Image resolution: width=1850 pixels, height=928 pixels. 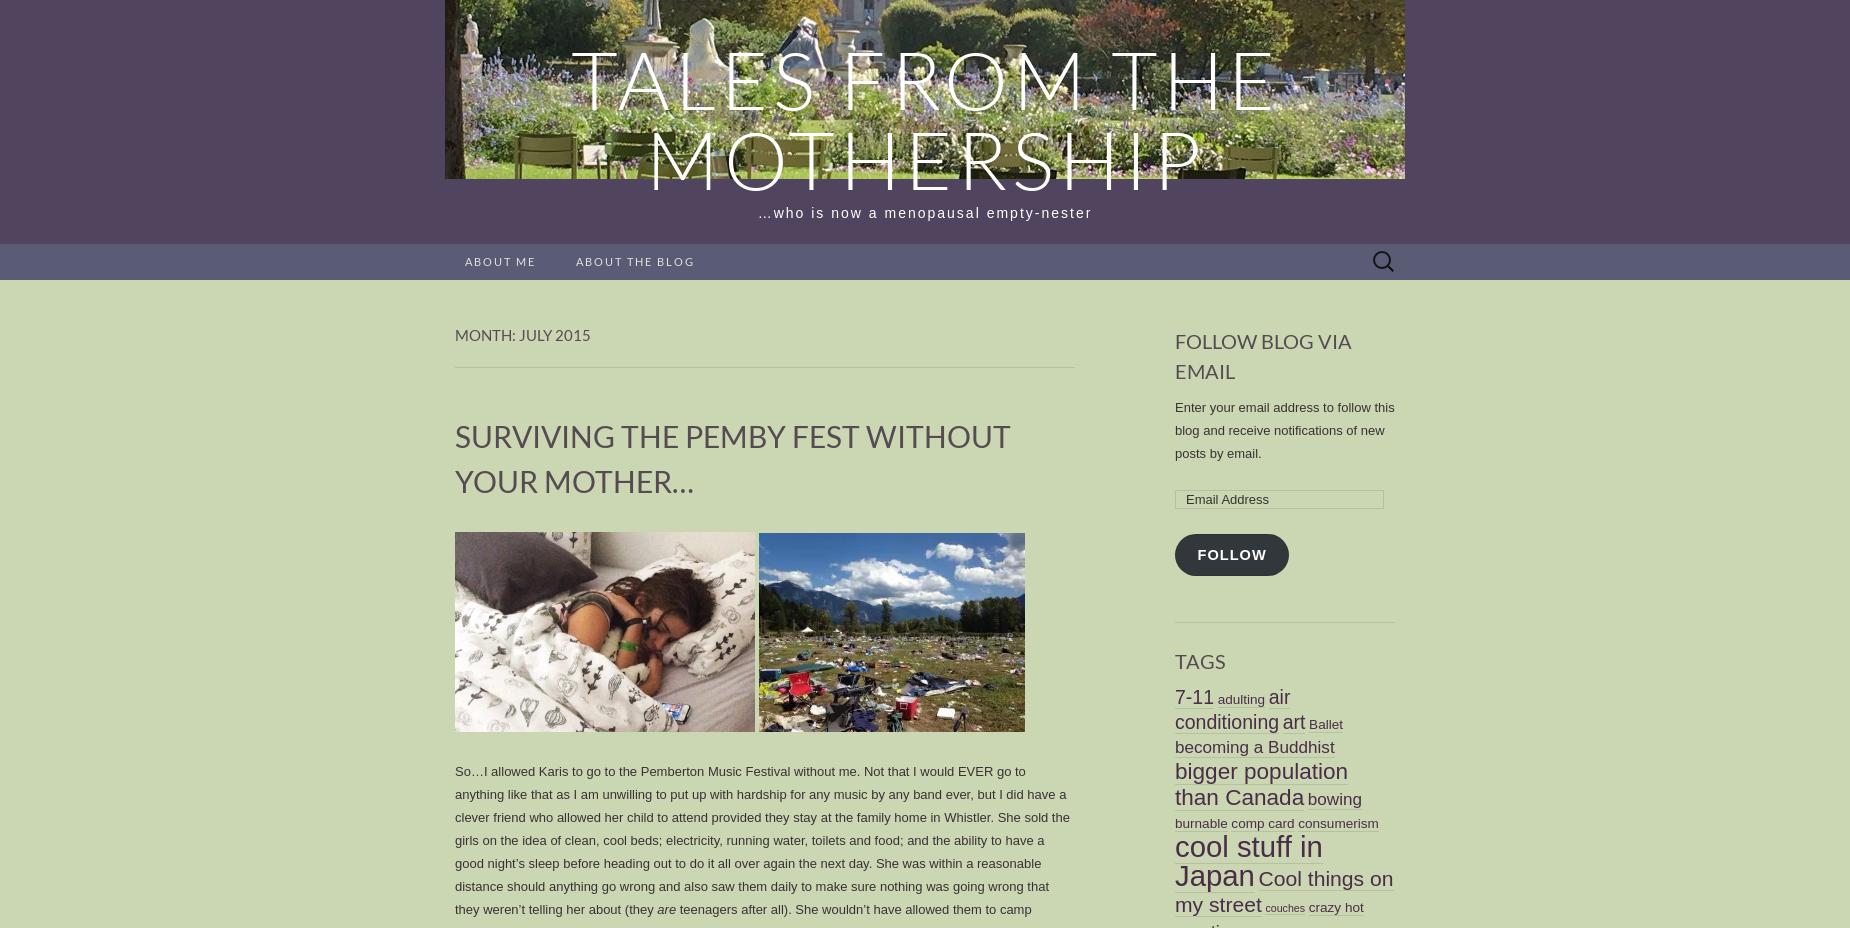 I want to click on 'crazy hot', so click(x=1306, y=906).